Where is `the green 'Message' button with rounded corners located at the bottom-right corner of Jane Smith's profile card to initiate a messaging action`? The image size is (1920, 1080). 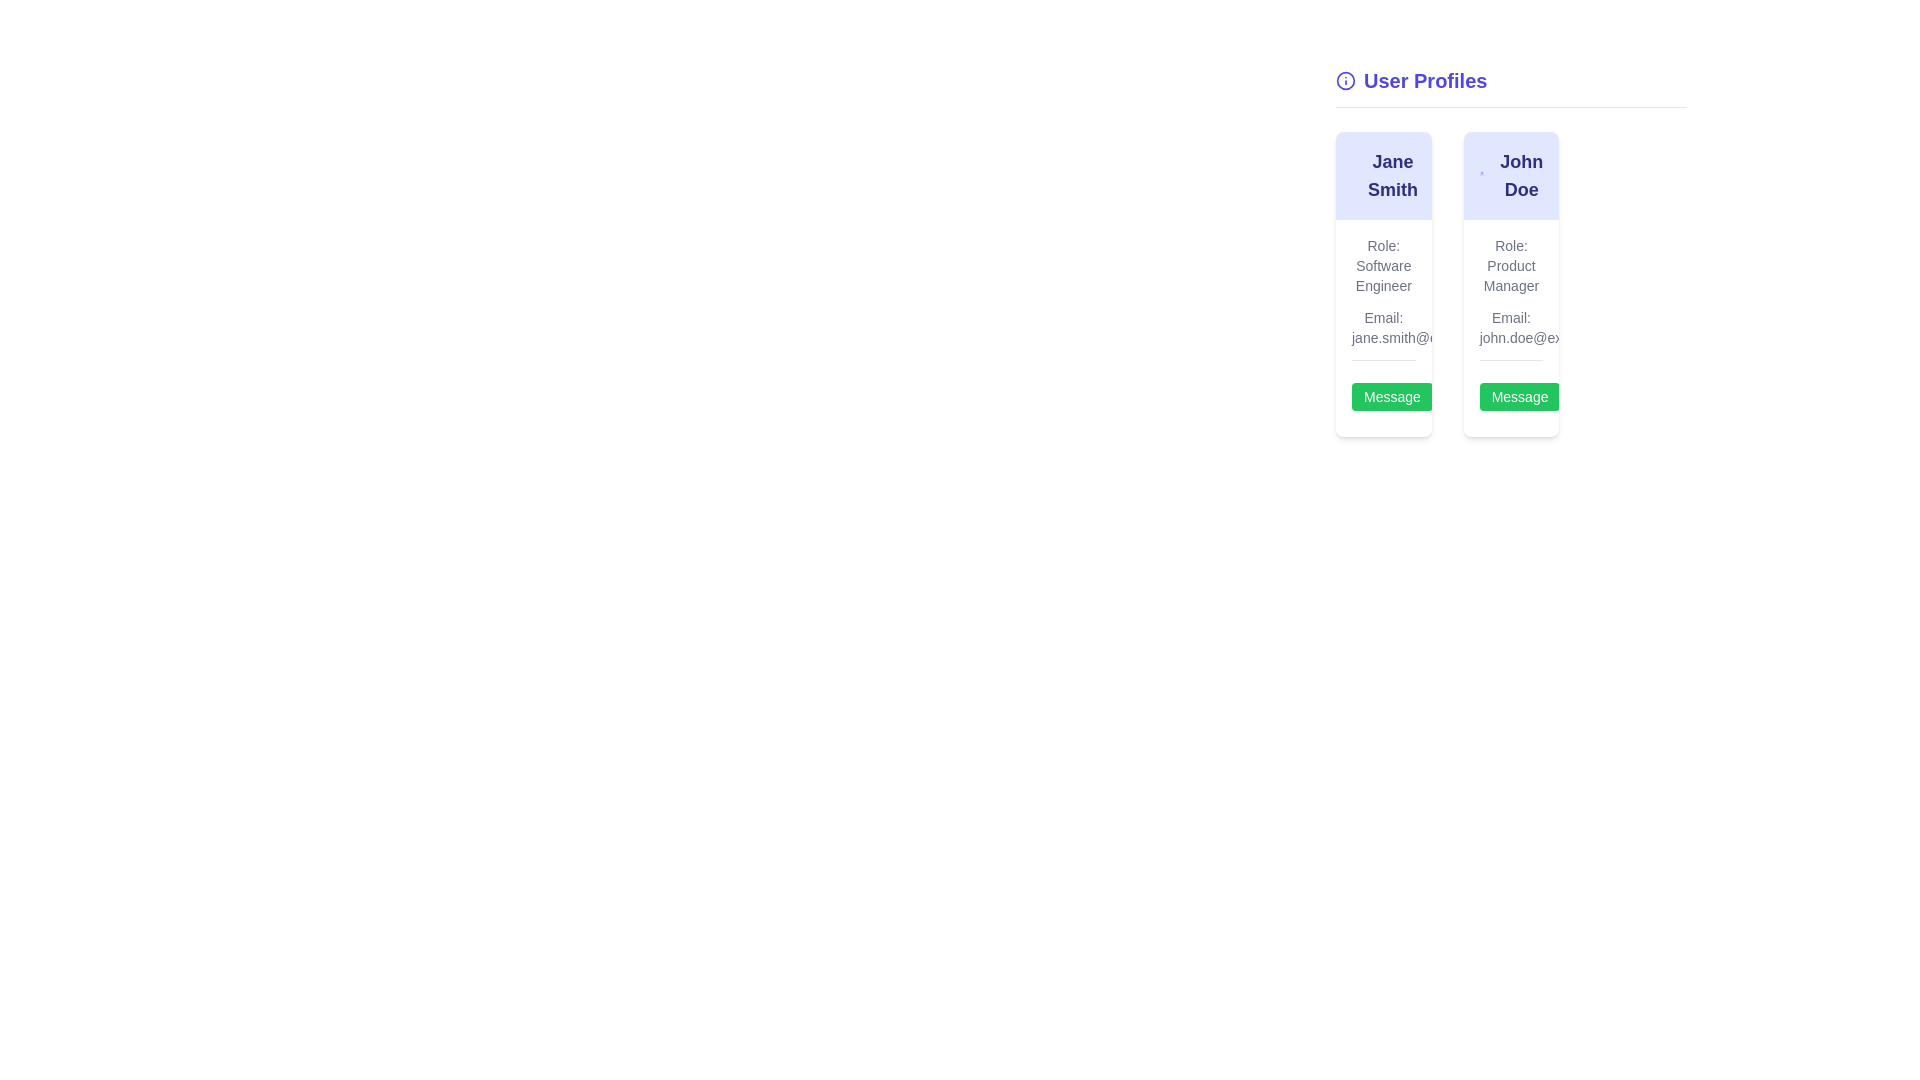 the green 'Message' button with rounded corners located at the bottom-right corner of Jane Smith's profile card to initiate a messaging action is located at coordinates (1382, 390).